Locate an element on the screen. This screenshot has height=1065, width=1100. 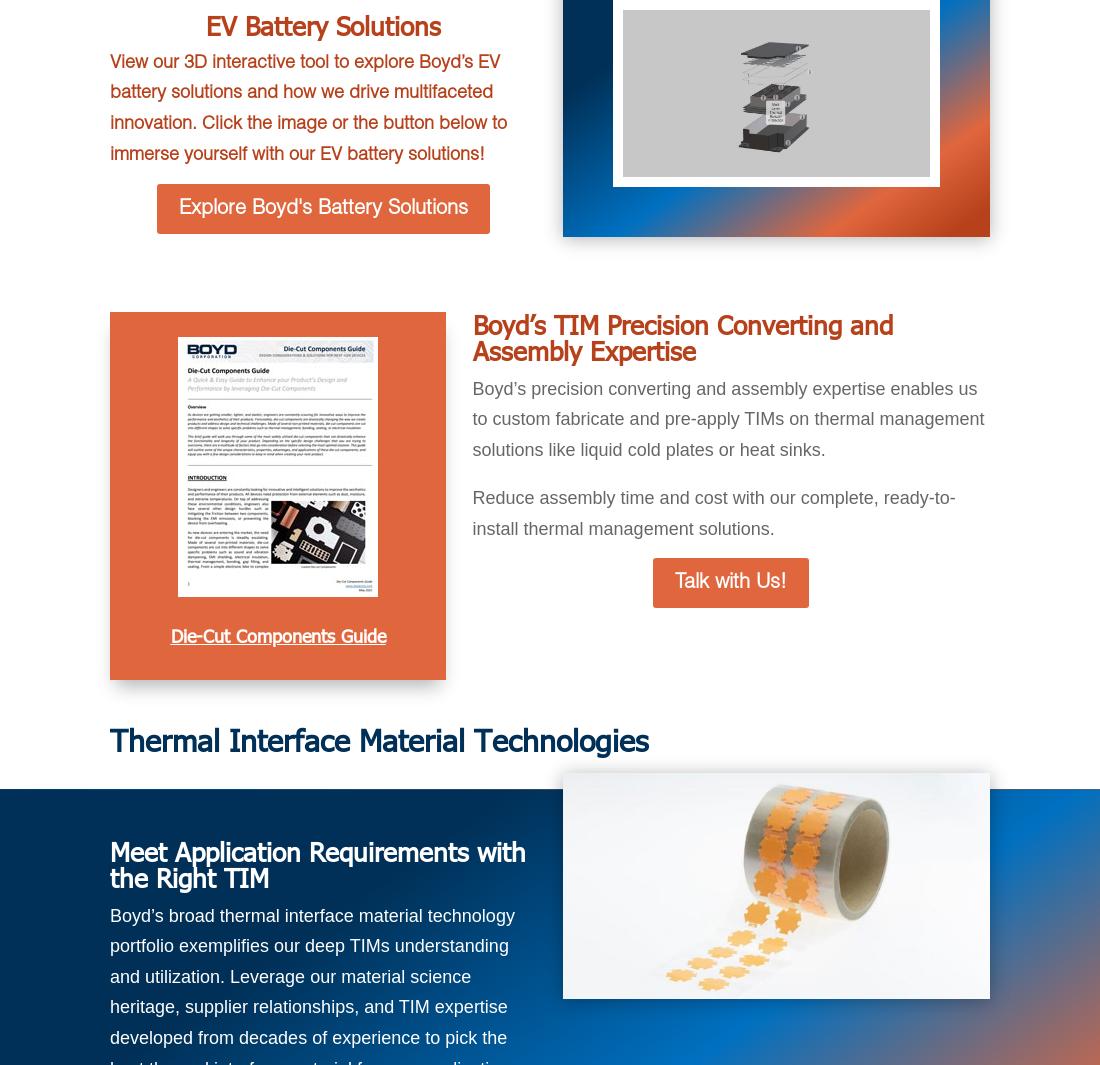
'Boyd’s TIM Precision Converting and Assembly Expertise' is located at coordinates (471, 335).